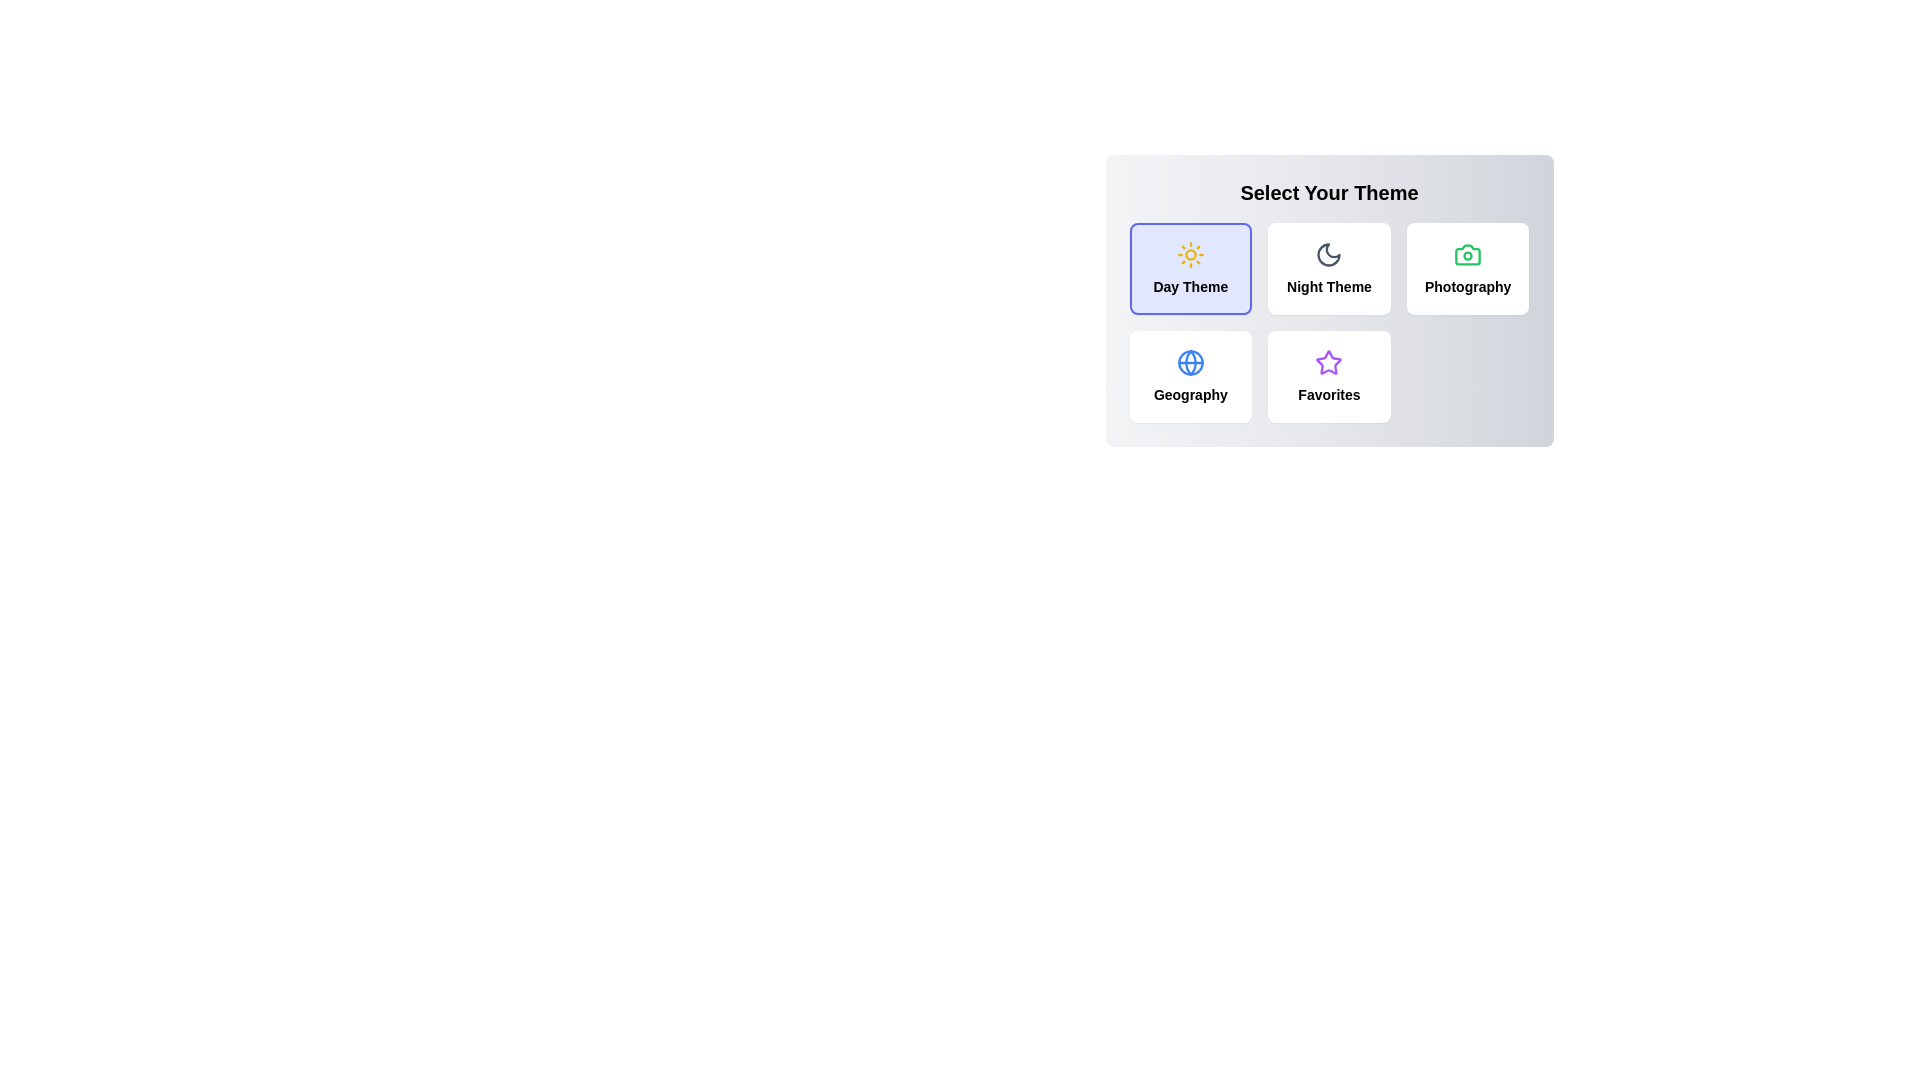 Image resolution: width=1920 pixels, height=1080 pixels. Describe the element at coordinates (1329, 268) in the screenshot. I see `the 'Night Theme' button located in the second column of the first row of the grid layout` at that location.